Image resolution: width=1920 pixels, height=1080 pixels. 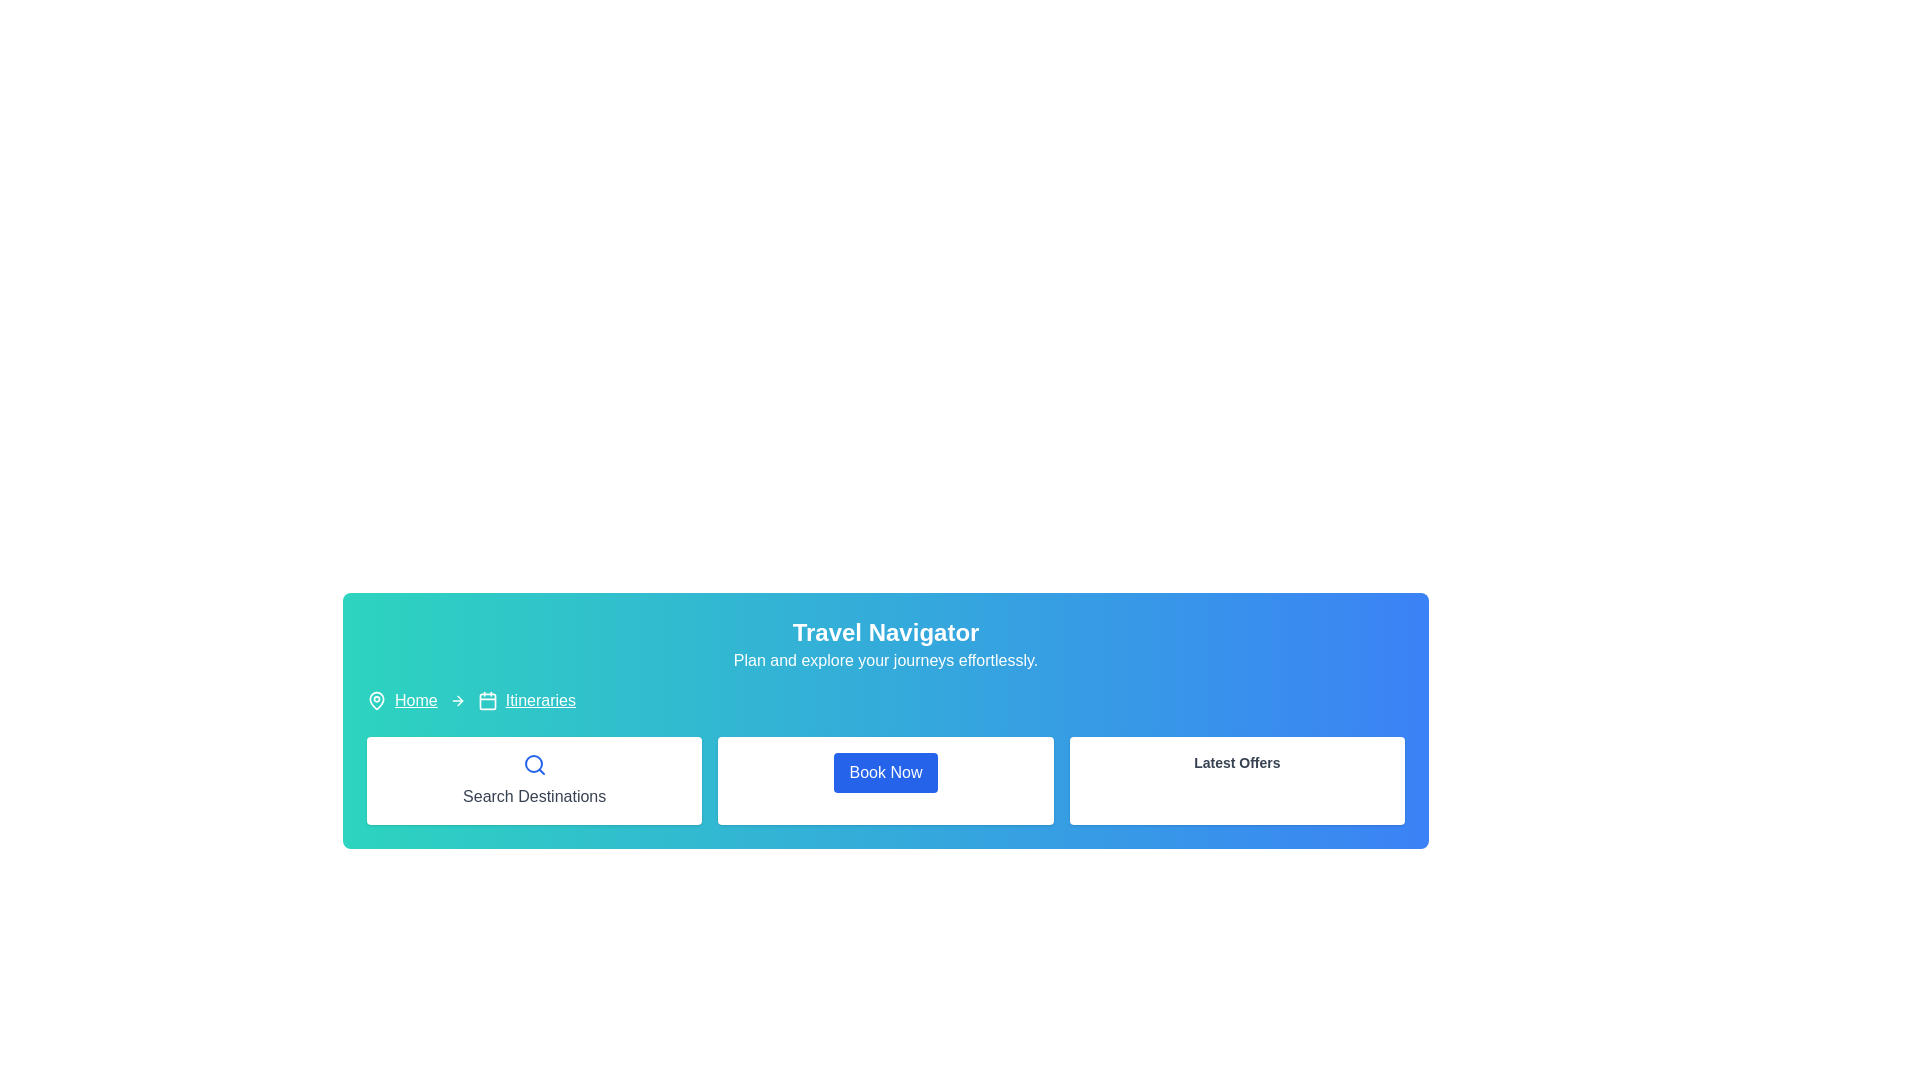 What do you see at coordinates (534, 764) in the screenshot?
I see `the blue magnifying glass icon located above the 'Search Destinations' text to initiate a search action` at bounding box center [534, 764].